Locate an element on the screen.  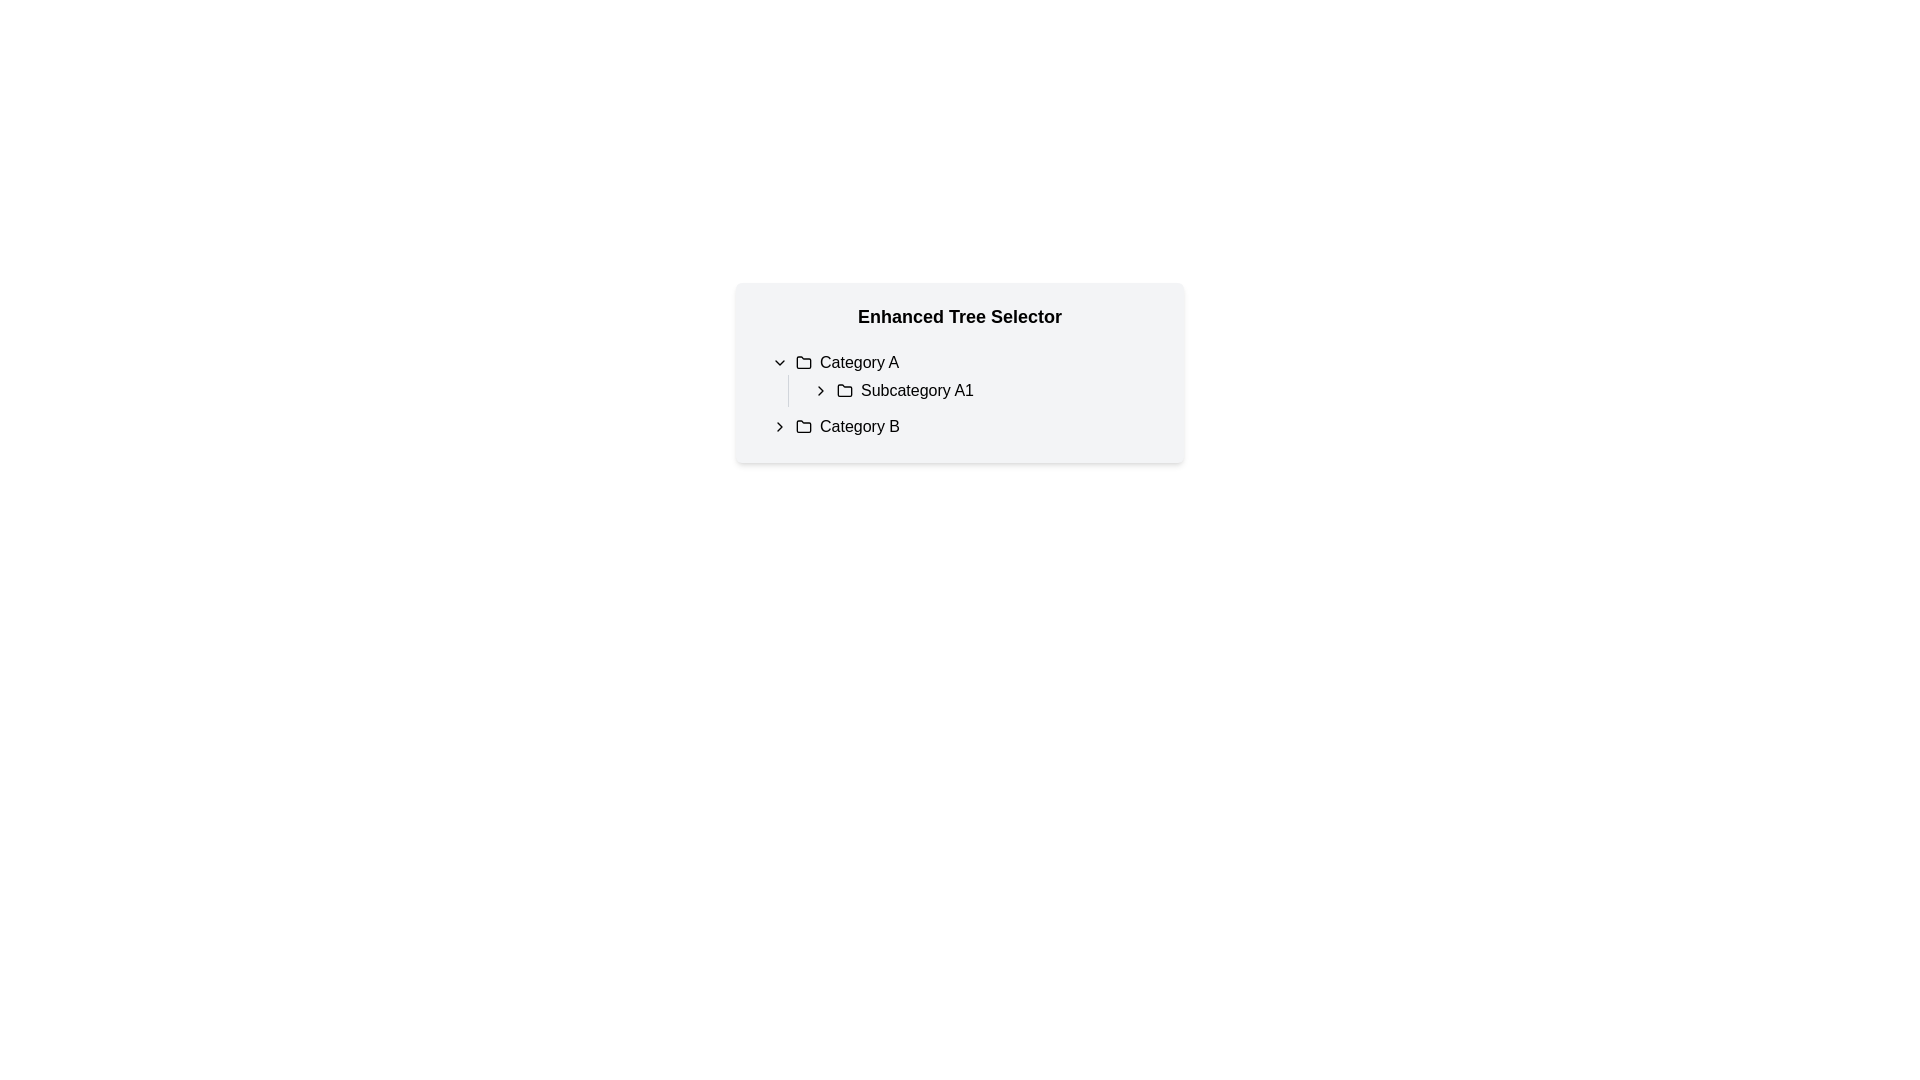
the folder icon representing 'Category B' is located at coordinates (804, 424).